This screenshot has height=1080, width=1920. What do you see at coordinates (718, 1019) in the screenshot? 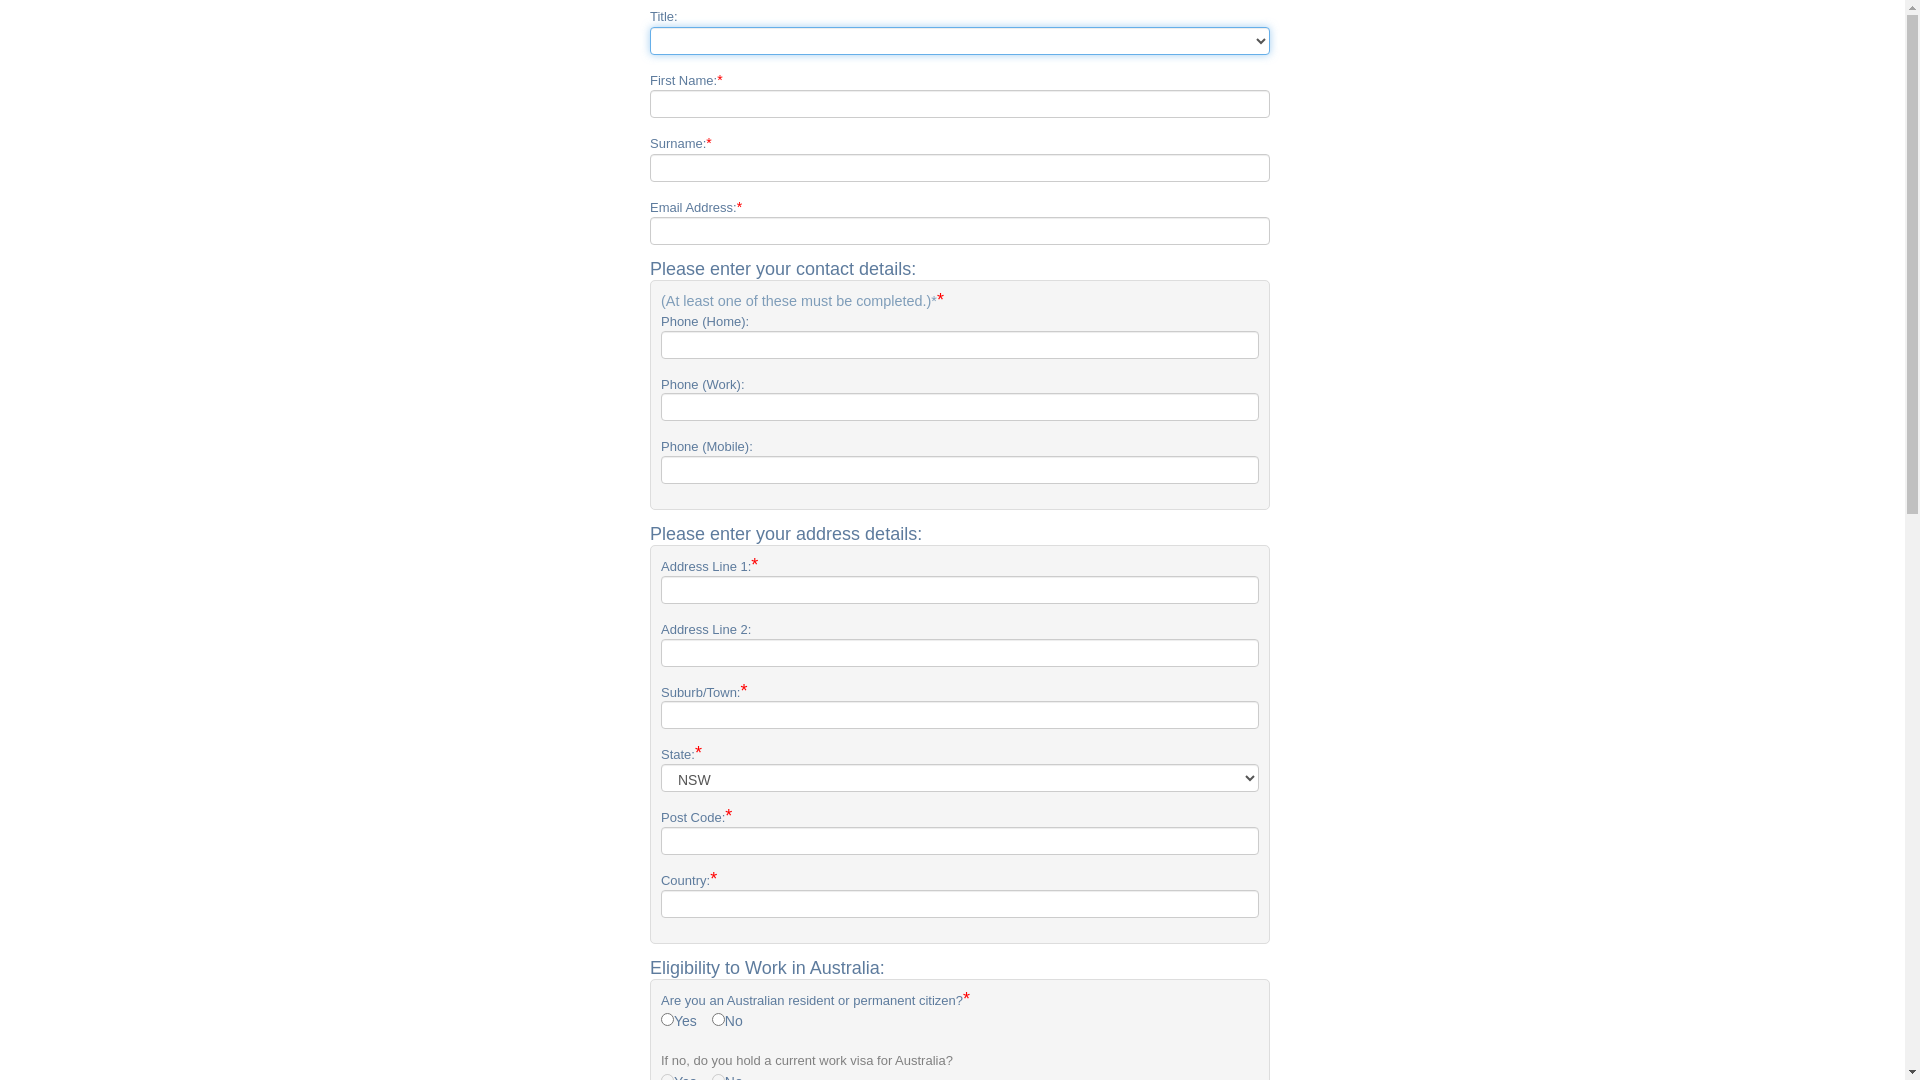
I see `'0'` at bounding box center [718, 1019].